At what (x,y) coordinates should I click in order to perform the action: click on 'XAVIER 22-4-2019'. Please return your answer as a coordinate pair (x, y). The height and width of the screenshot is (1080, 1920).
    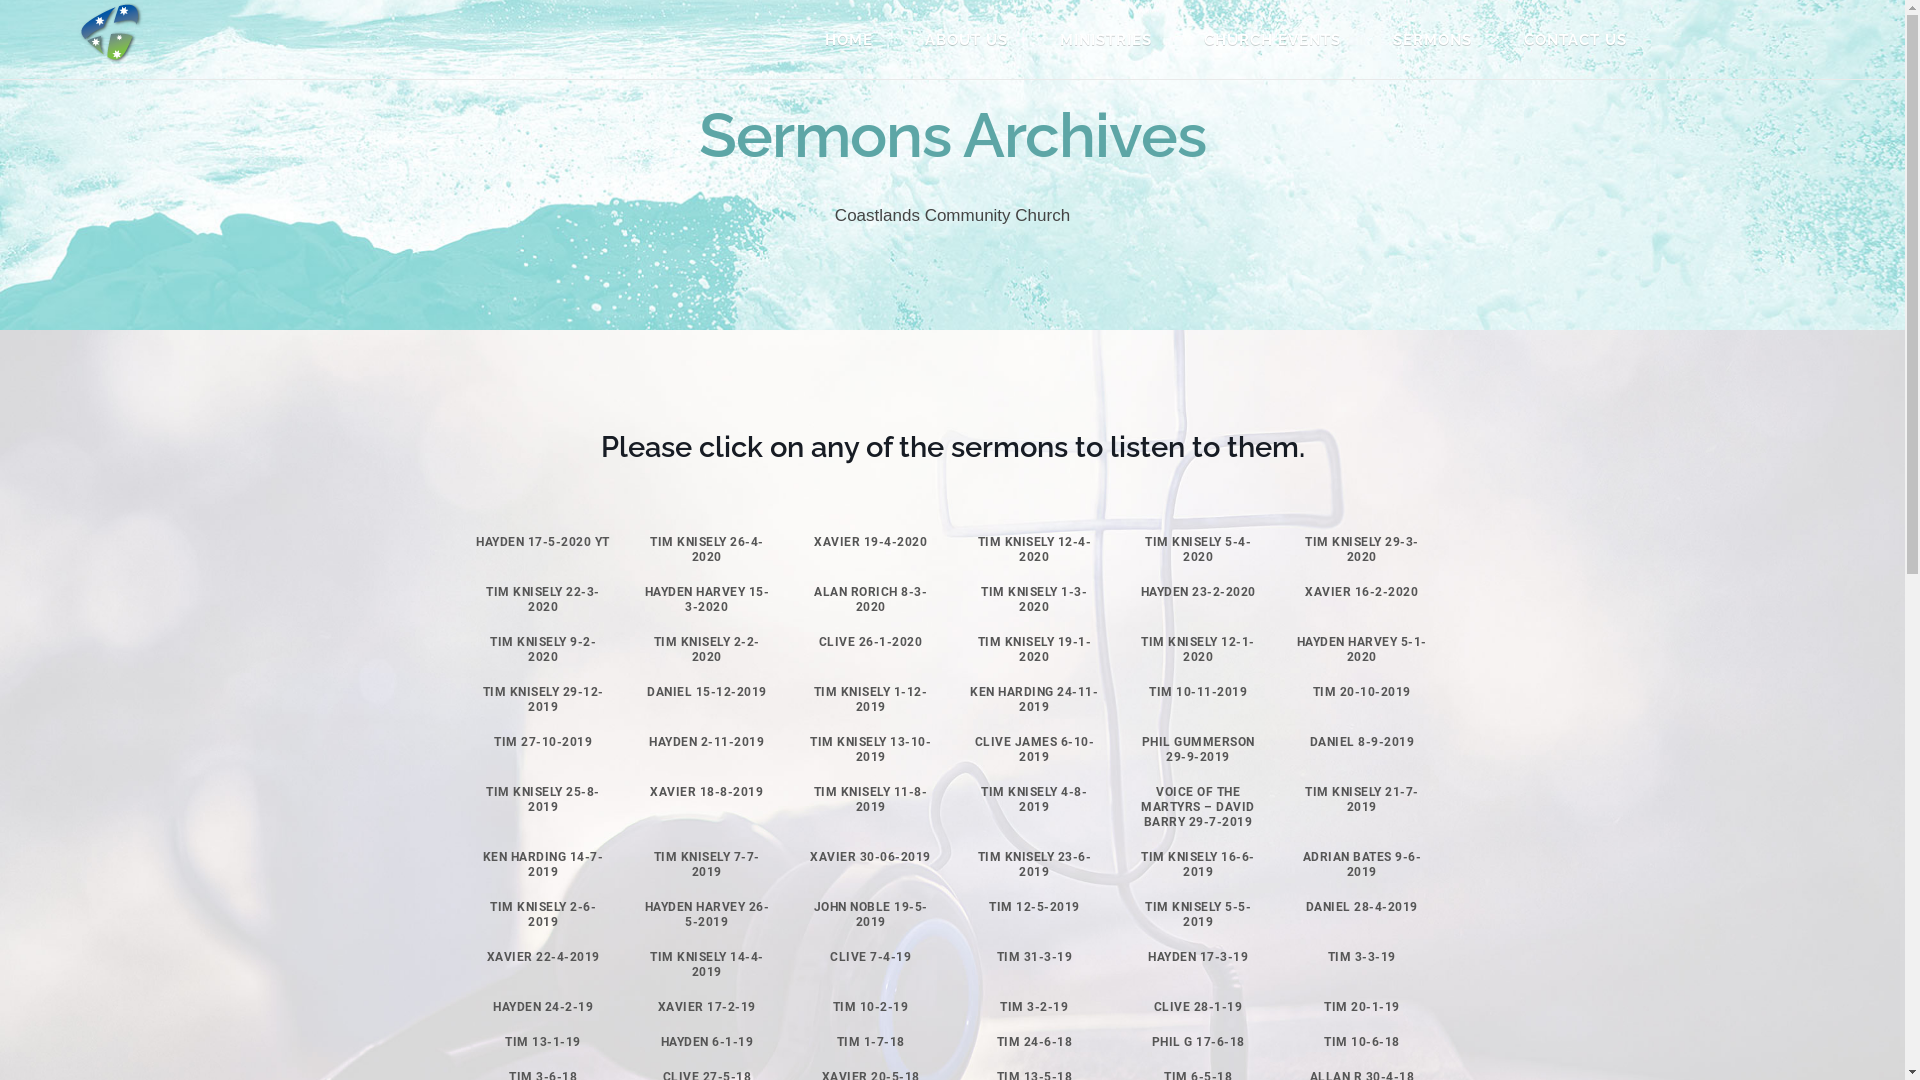
    Looking at the image, I should click on (543, 955).